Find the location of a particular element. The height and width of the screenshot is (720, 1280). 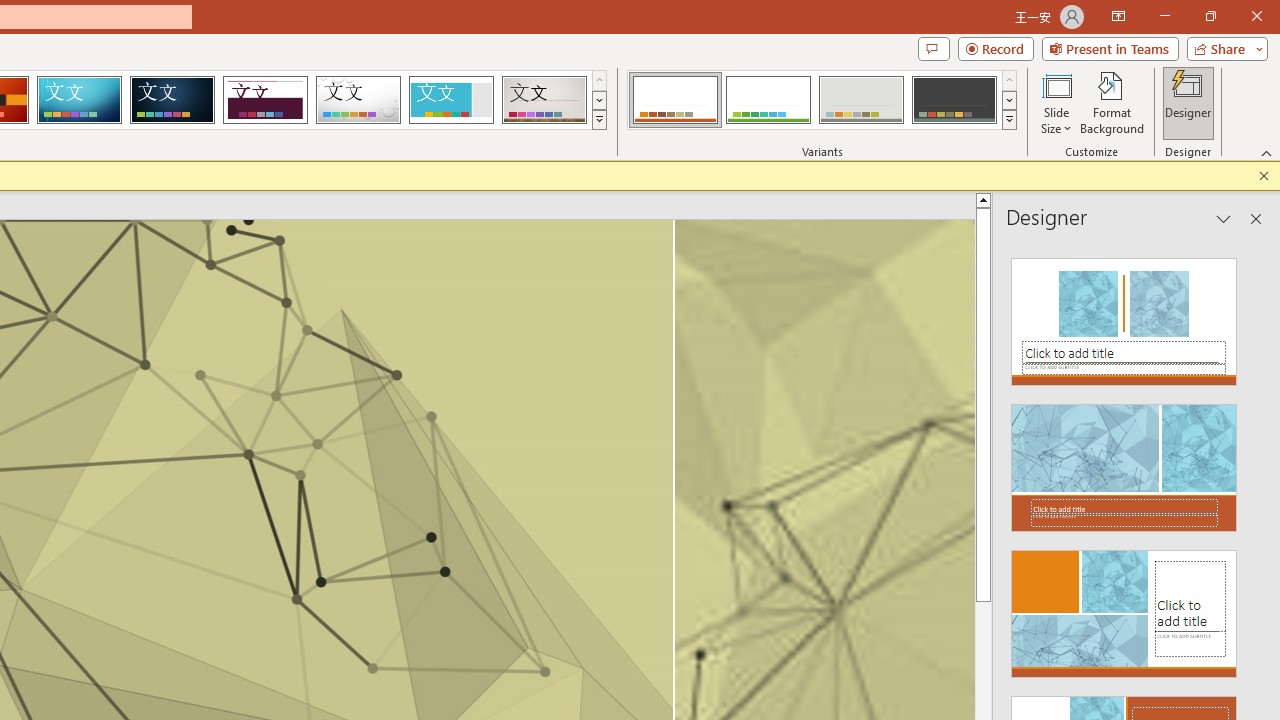

'Retrospect Variant 1' is located at coordinates (675, 100).